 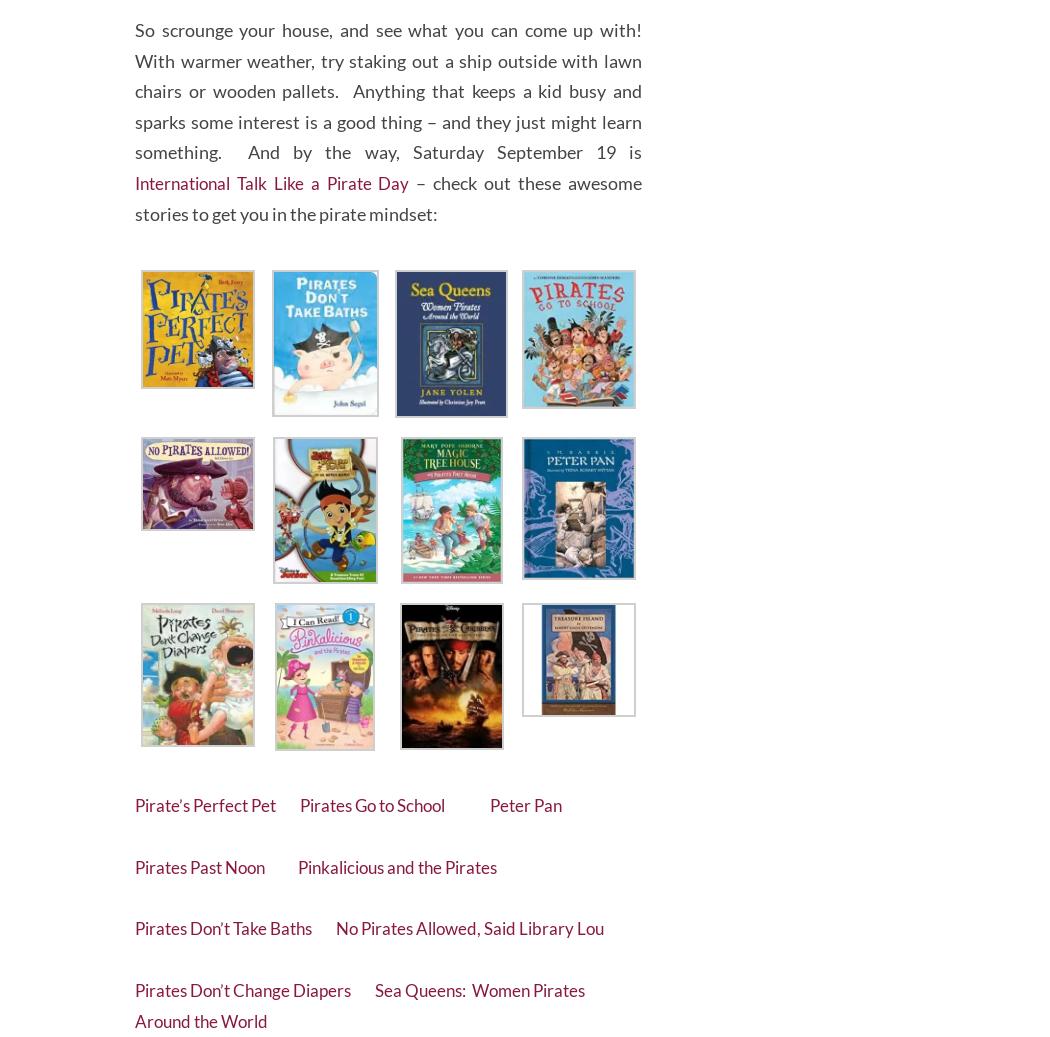 What do you see at coordinates (553, 797) in the screenshot?
I see `'Peter Pan'` at bounding box center [553, 797].